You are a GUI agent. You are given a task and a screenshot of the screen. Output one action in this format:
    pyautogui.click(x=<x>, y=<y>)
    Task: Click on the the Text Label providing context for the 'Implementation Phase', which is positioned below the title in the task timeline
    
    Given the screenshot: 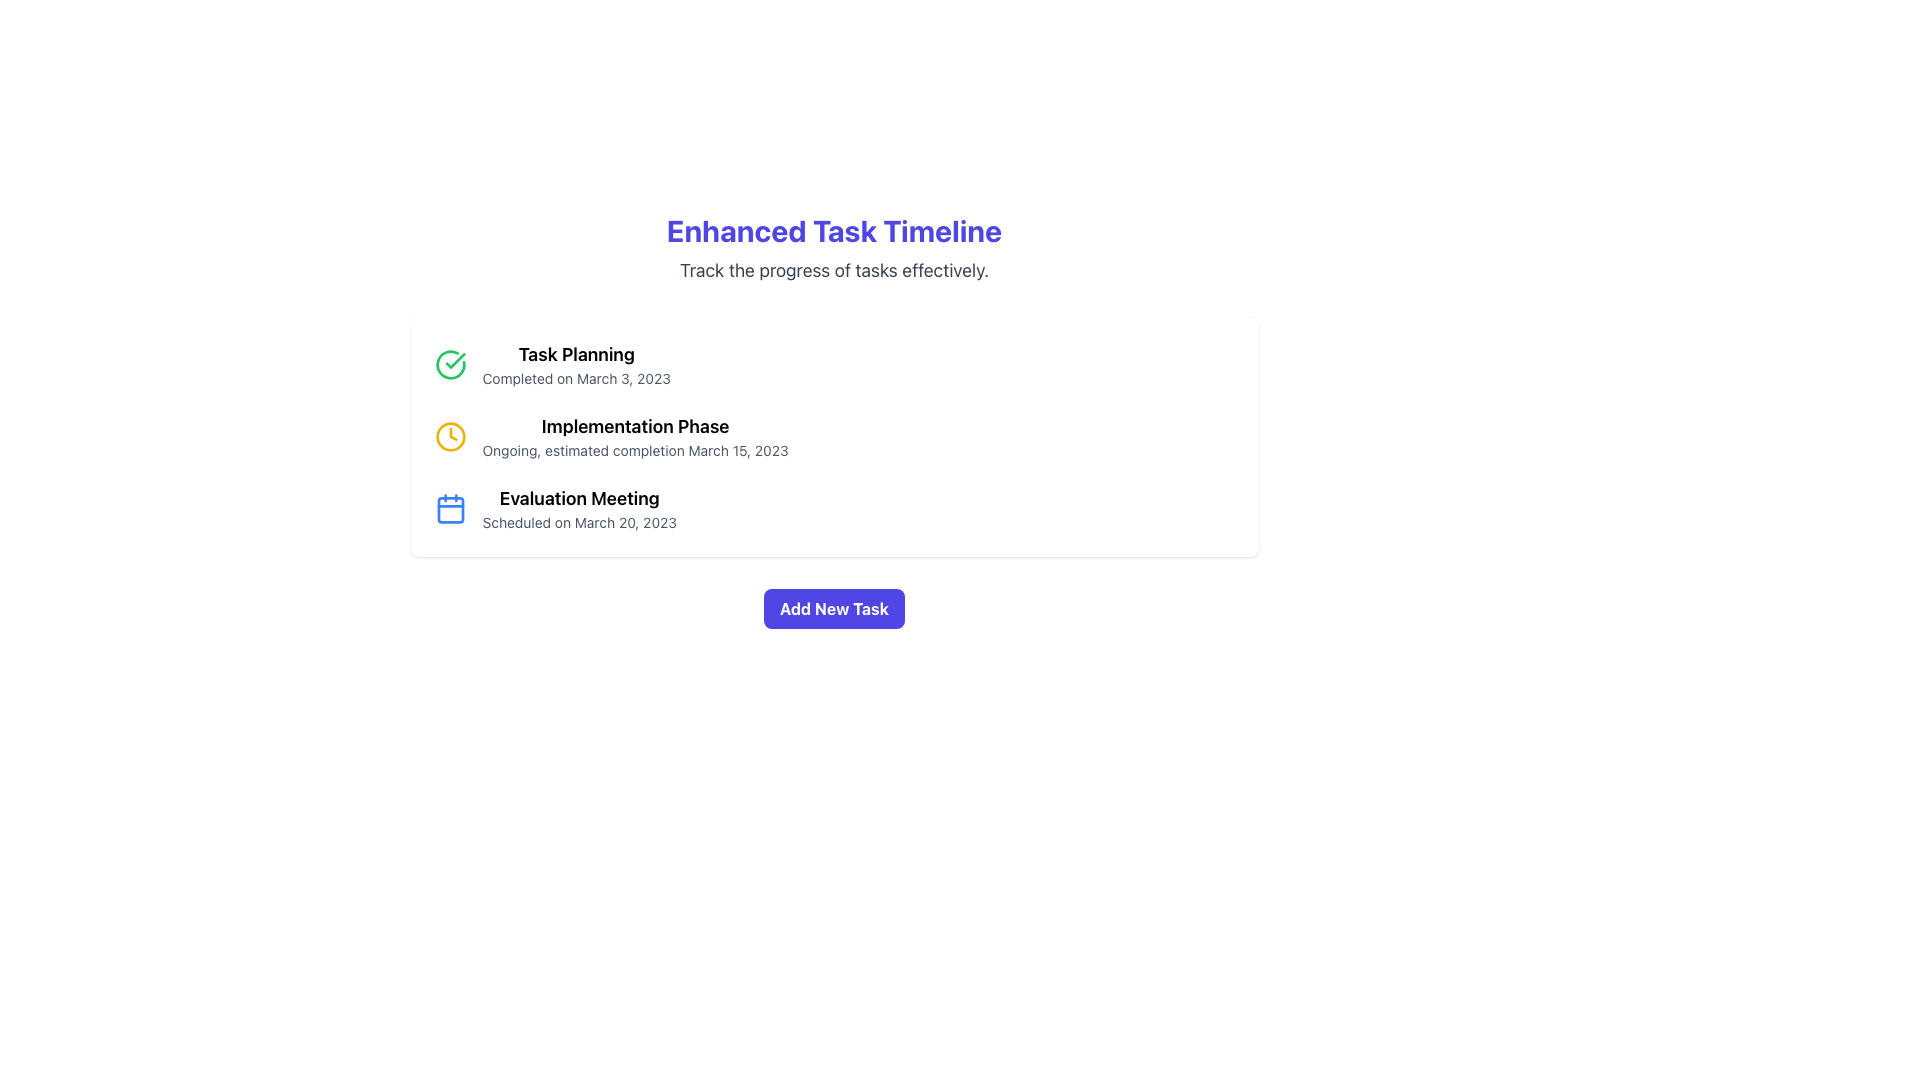 What is the action you would take?
    pyautogui.click(x=634, y=451)
    